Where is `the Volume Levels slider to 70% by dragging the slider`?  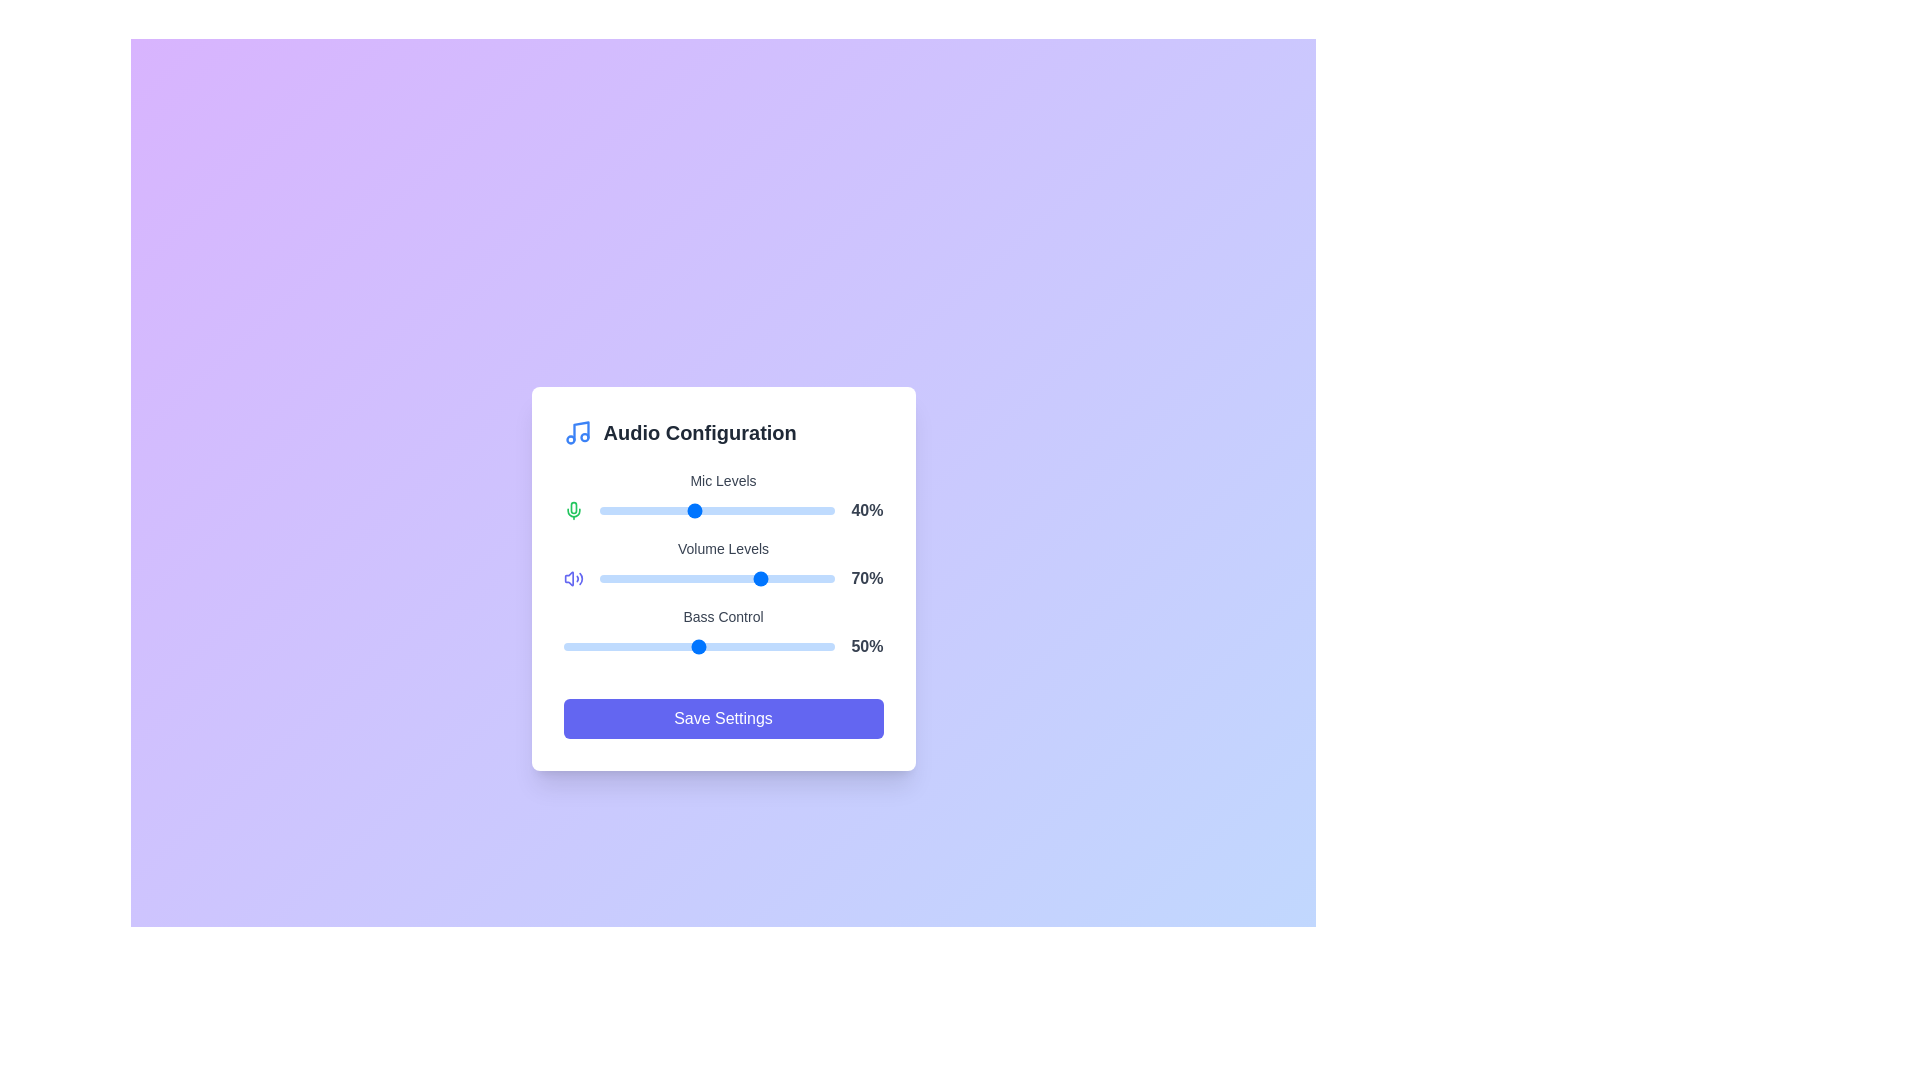 the Volume Levels slider to 70% by dragging the slider is located at coordinates (763, 578).